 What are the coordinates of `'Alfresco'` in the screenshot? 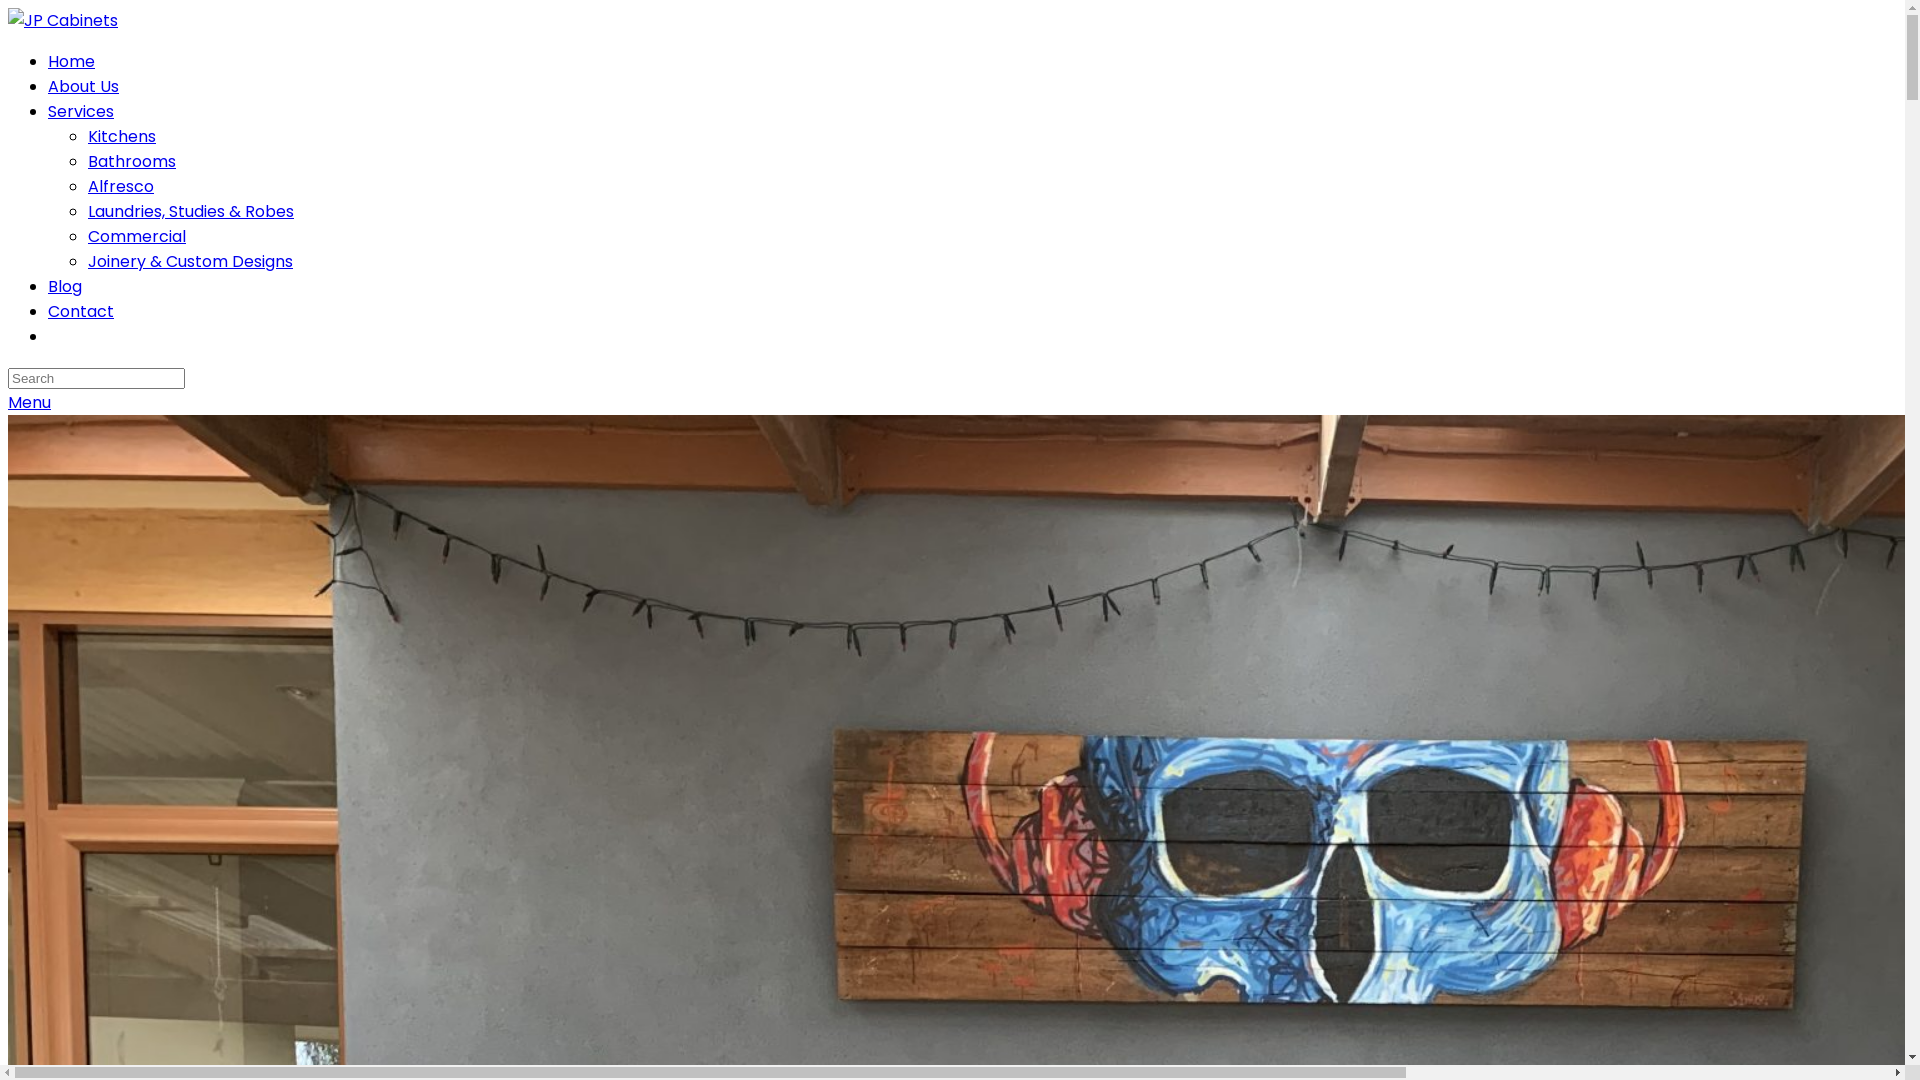 It's located at (119, 186).